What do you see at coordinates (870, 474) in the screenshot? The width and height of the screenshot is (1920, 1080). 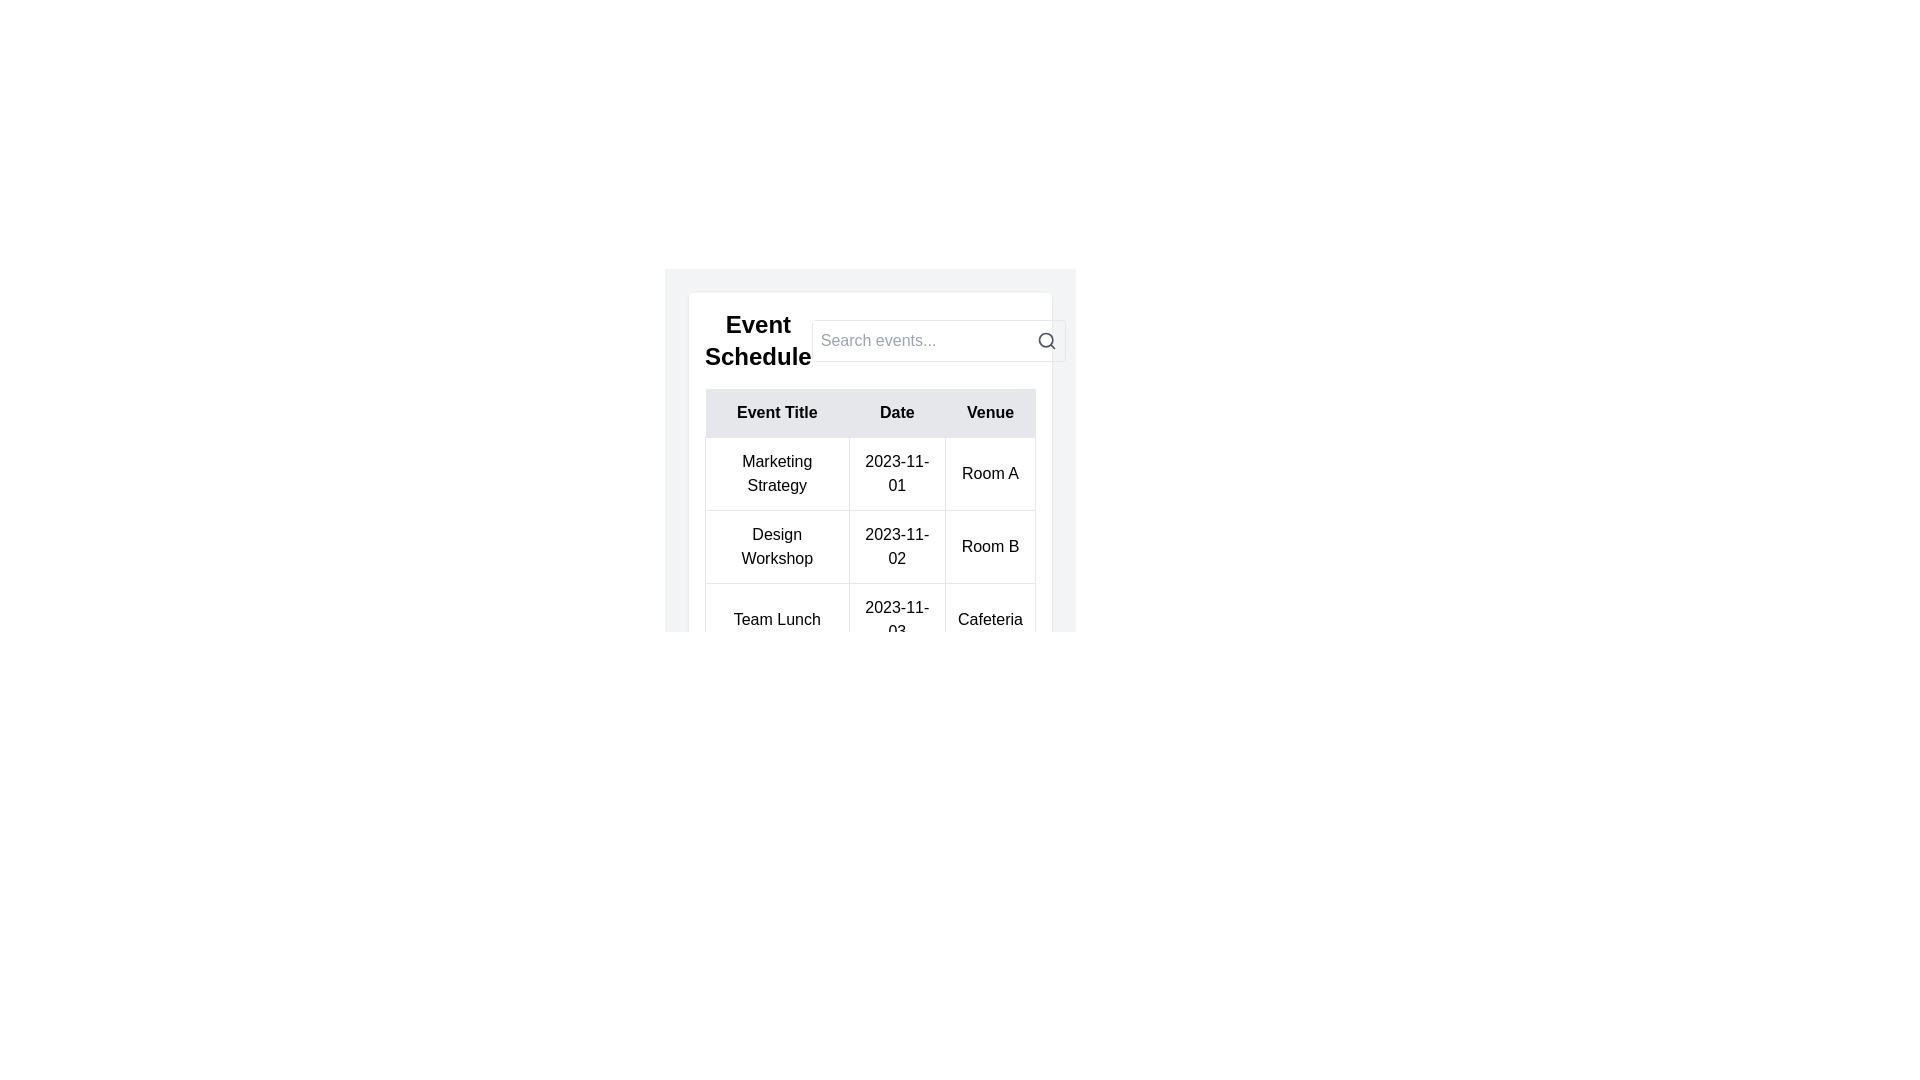 I see `the first table row under the 'Event Schedule' section, which displays 'Marketing Strategy', '2023-11-01', and 'Room A'` at bounding box center [870, 474].